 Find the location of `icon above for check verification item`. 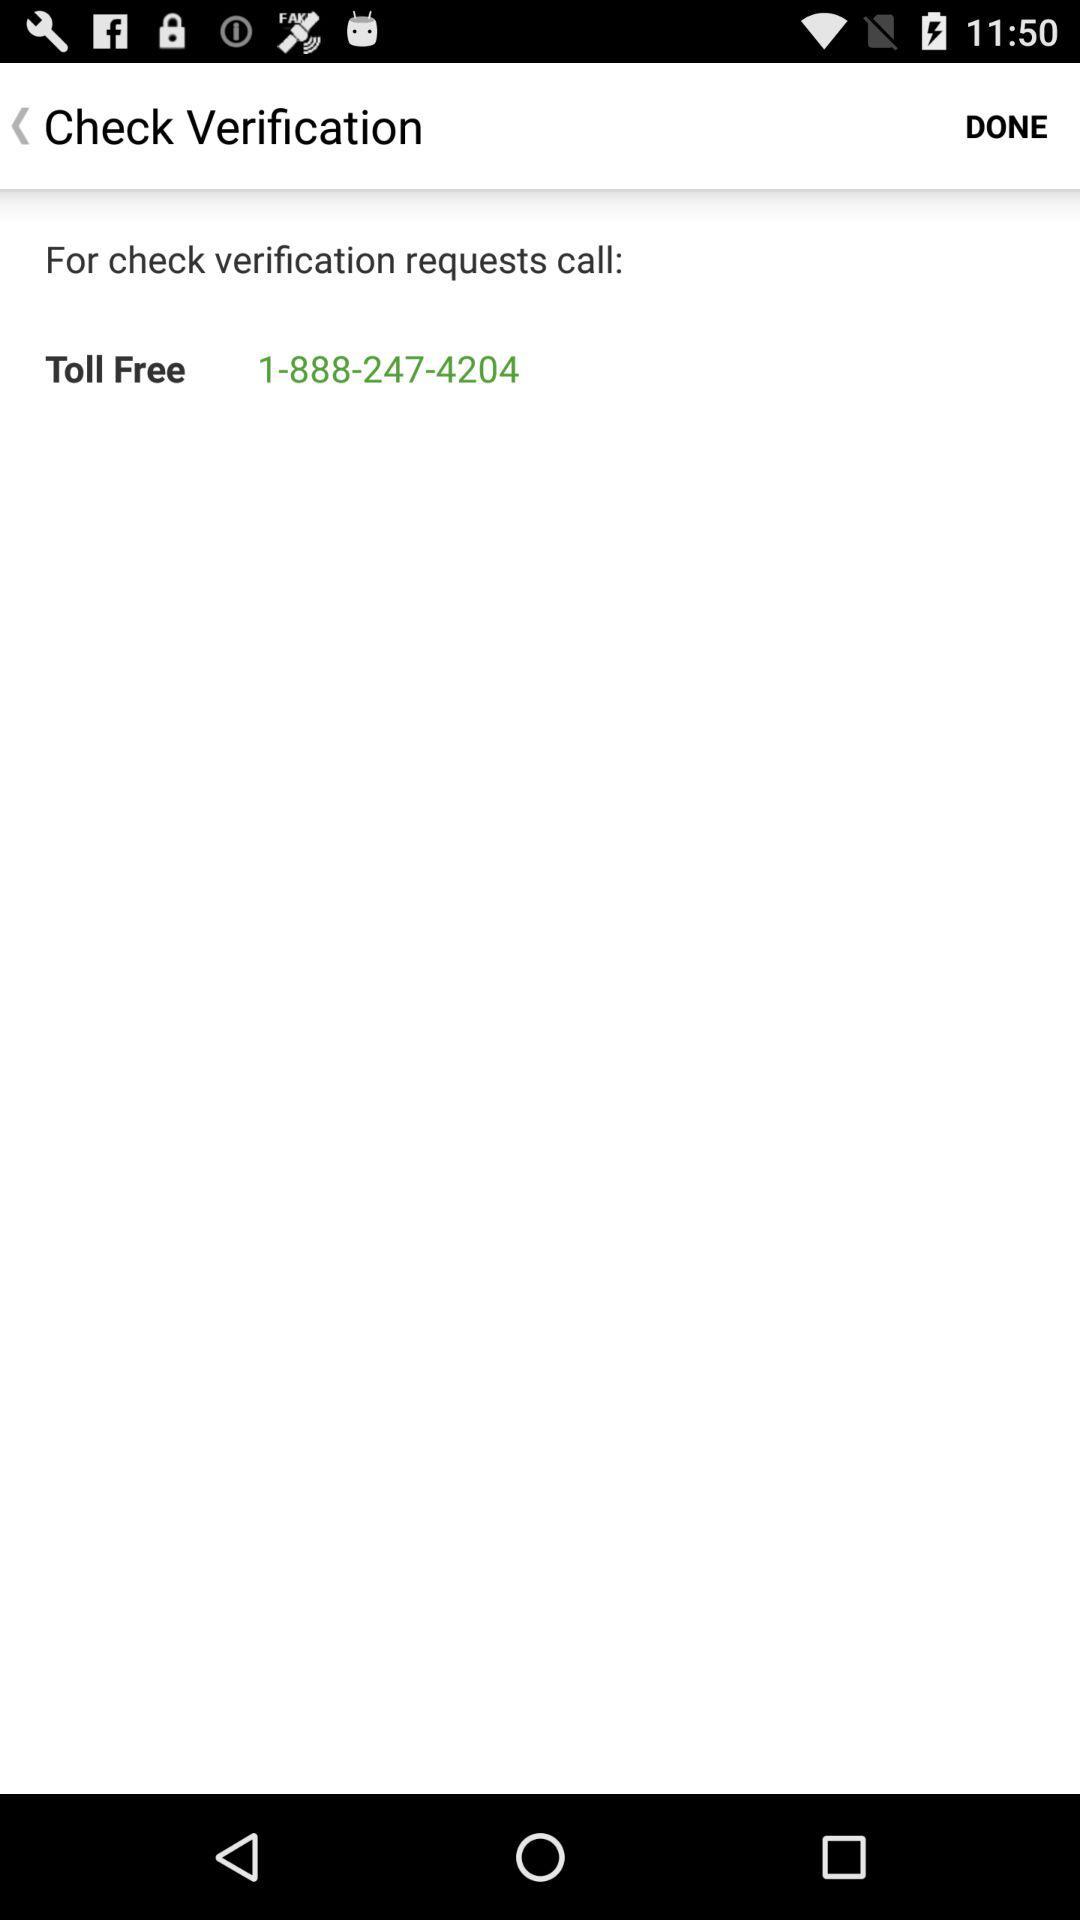

icon above for check verification item is located at coordinates (1006, 124).